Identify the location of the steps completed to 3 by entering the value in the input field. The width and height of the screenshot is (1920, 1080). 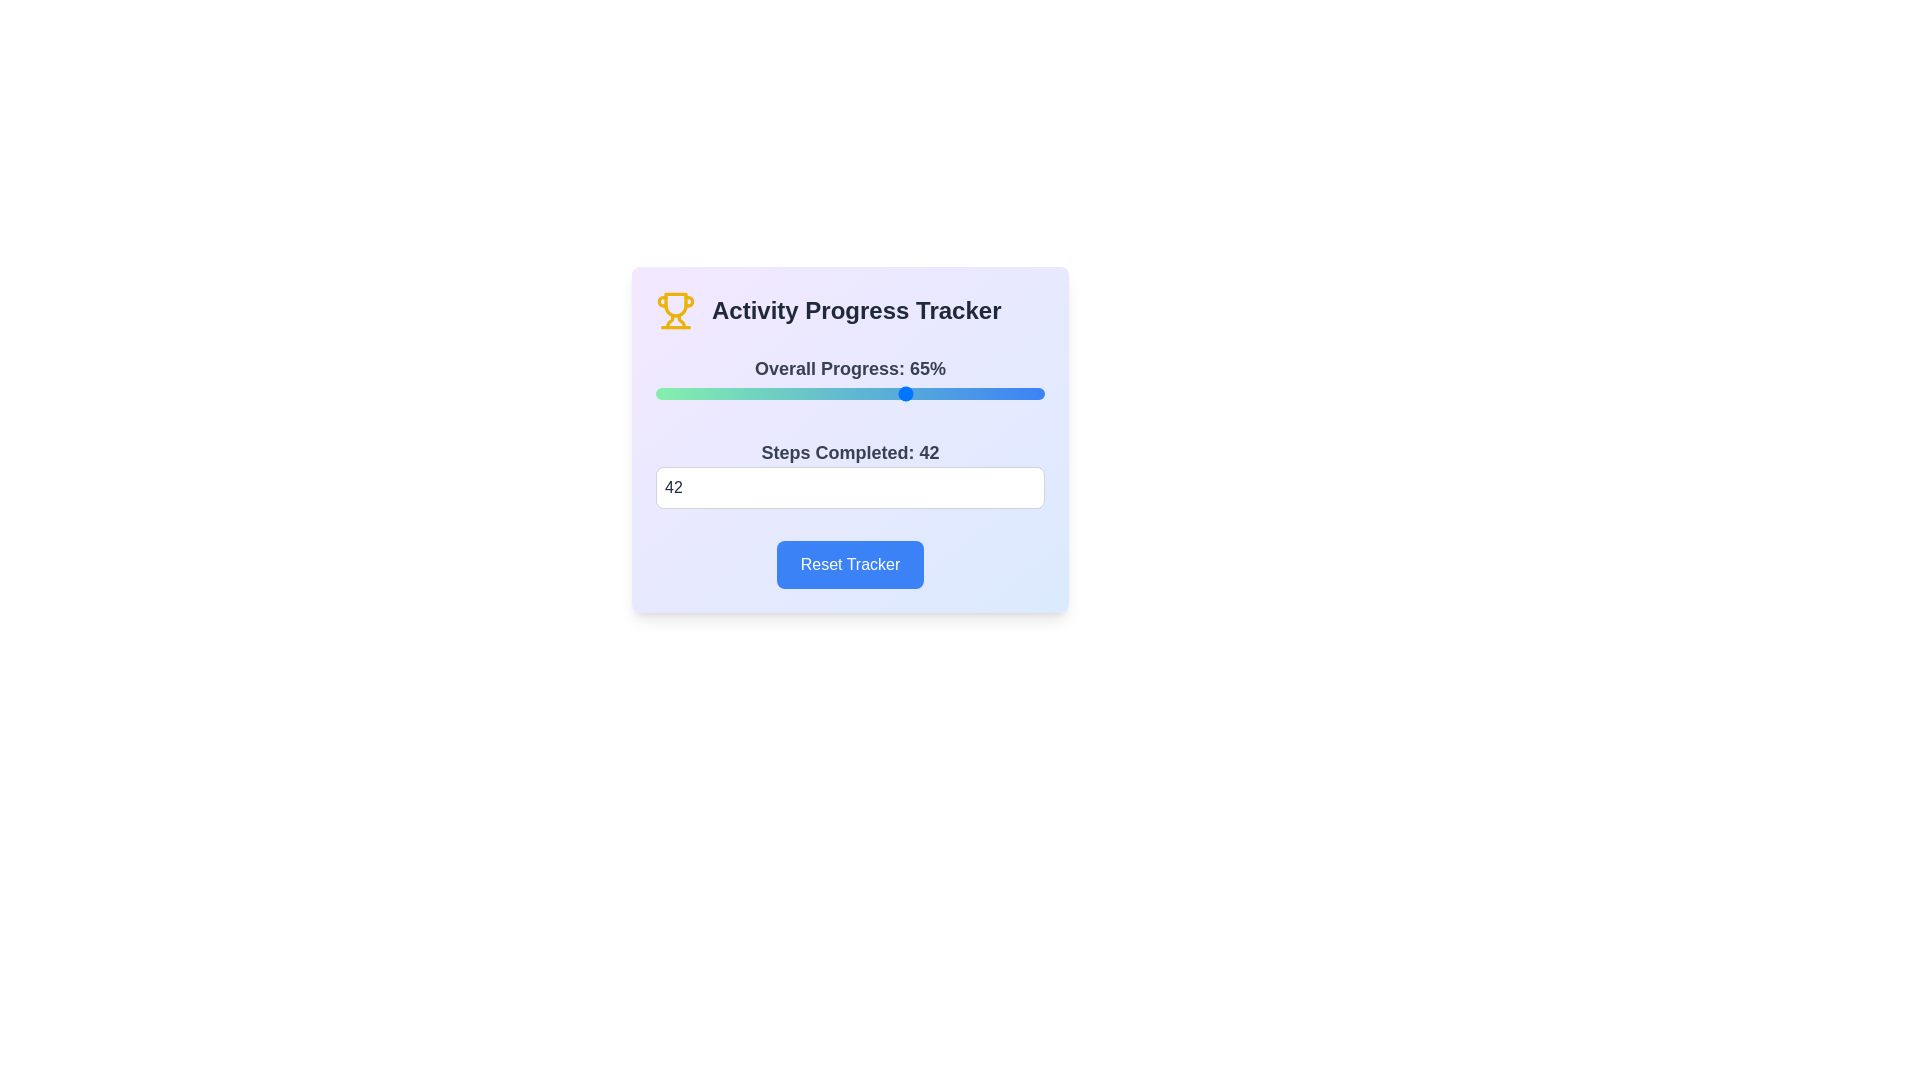
(850, 488).